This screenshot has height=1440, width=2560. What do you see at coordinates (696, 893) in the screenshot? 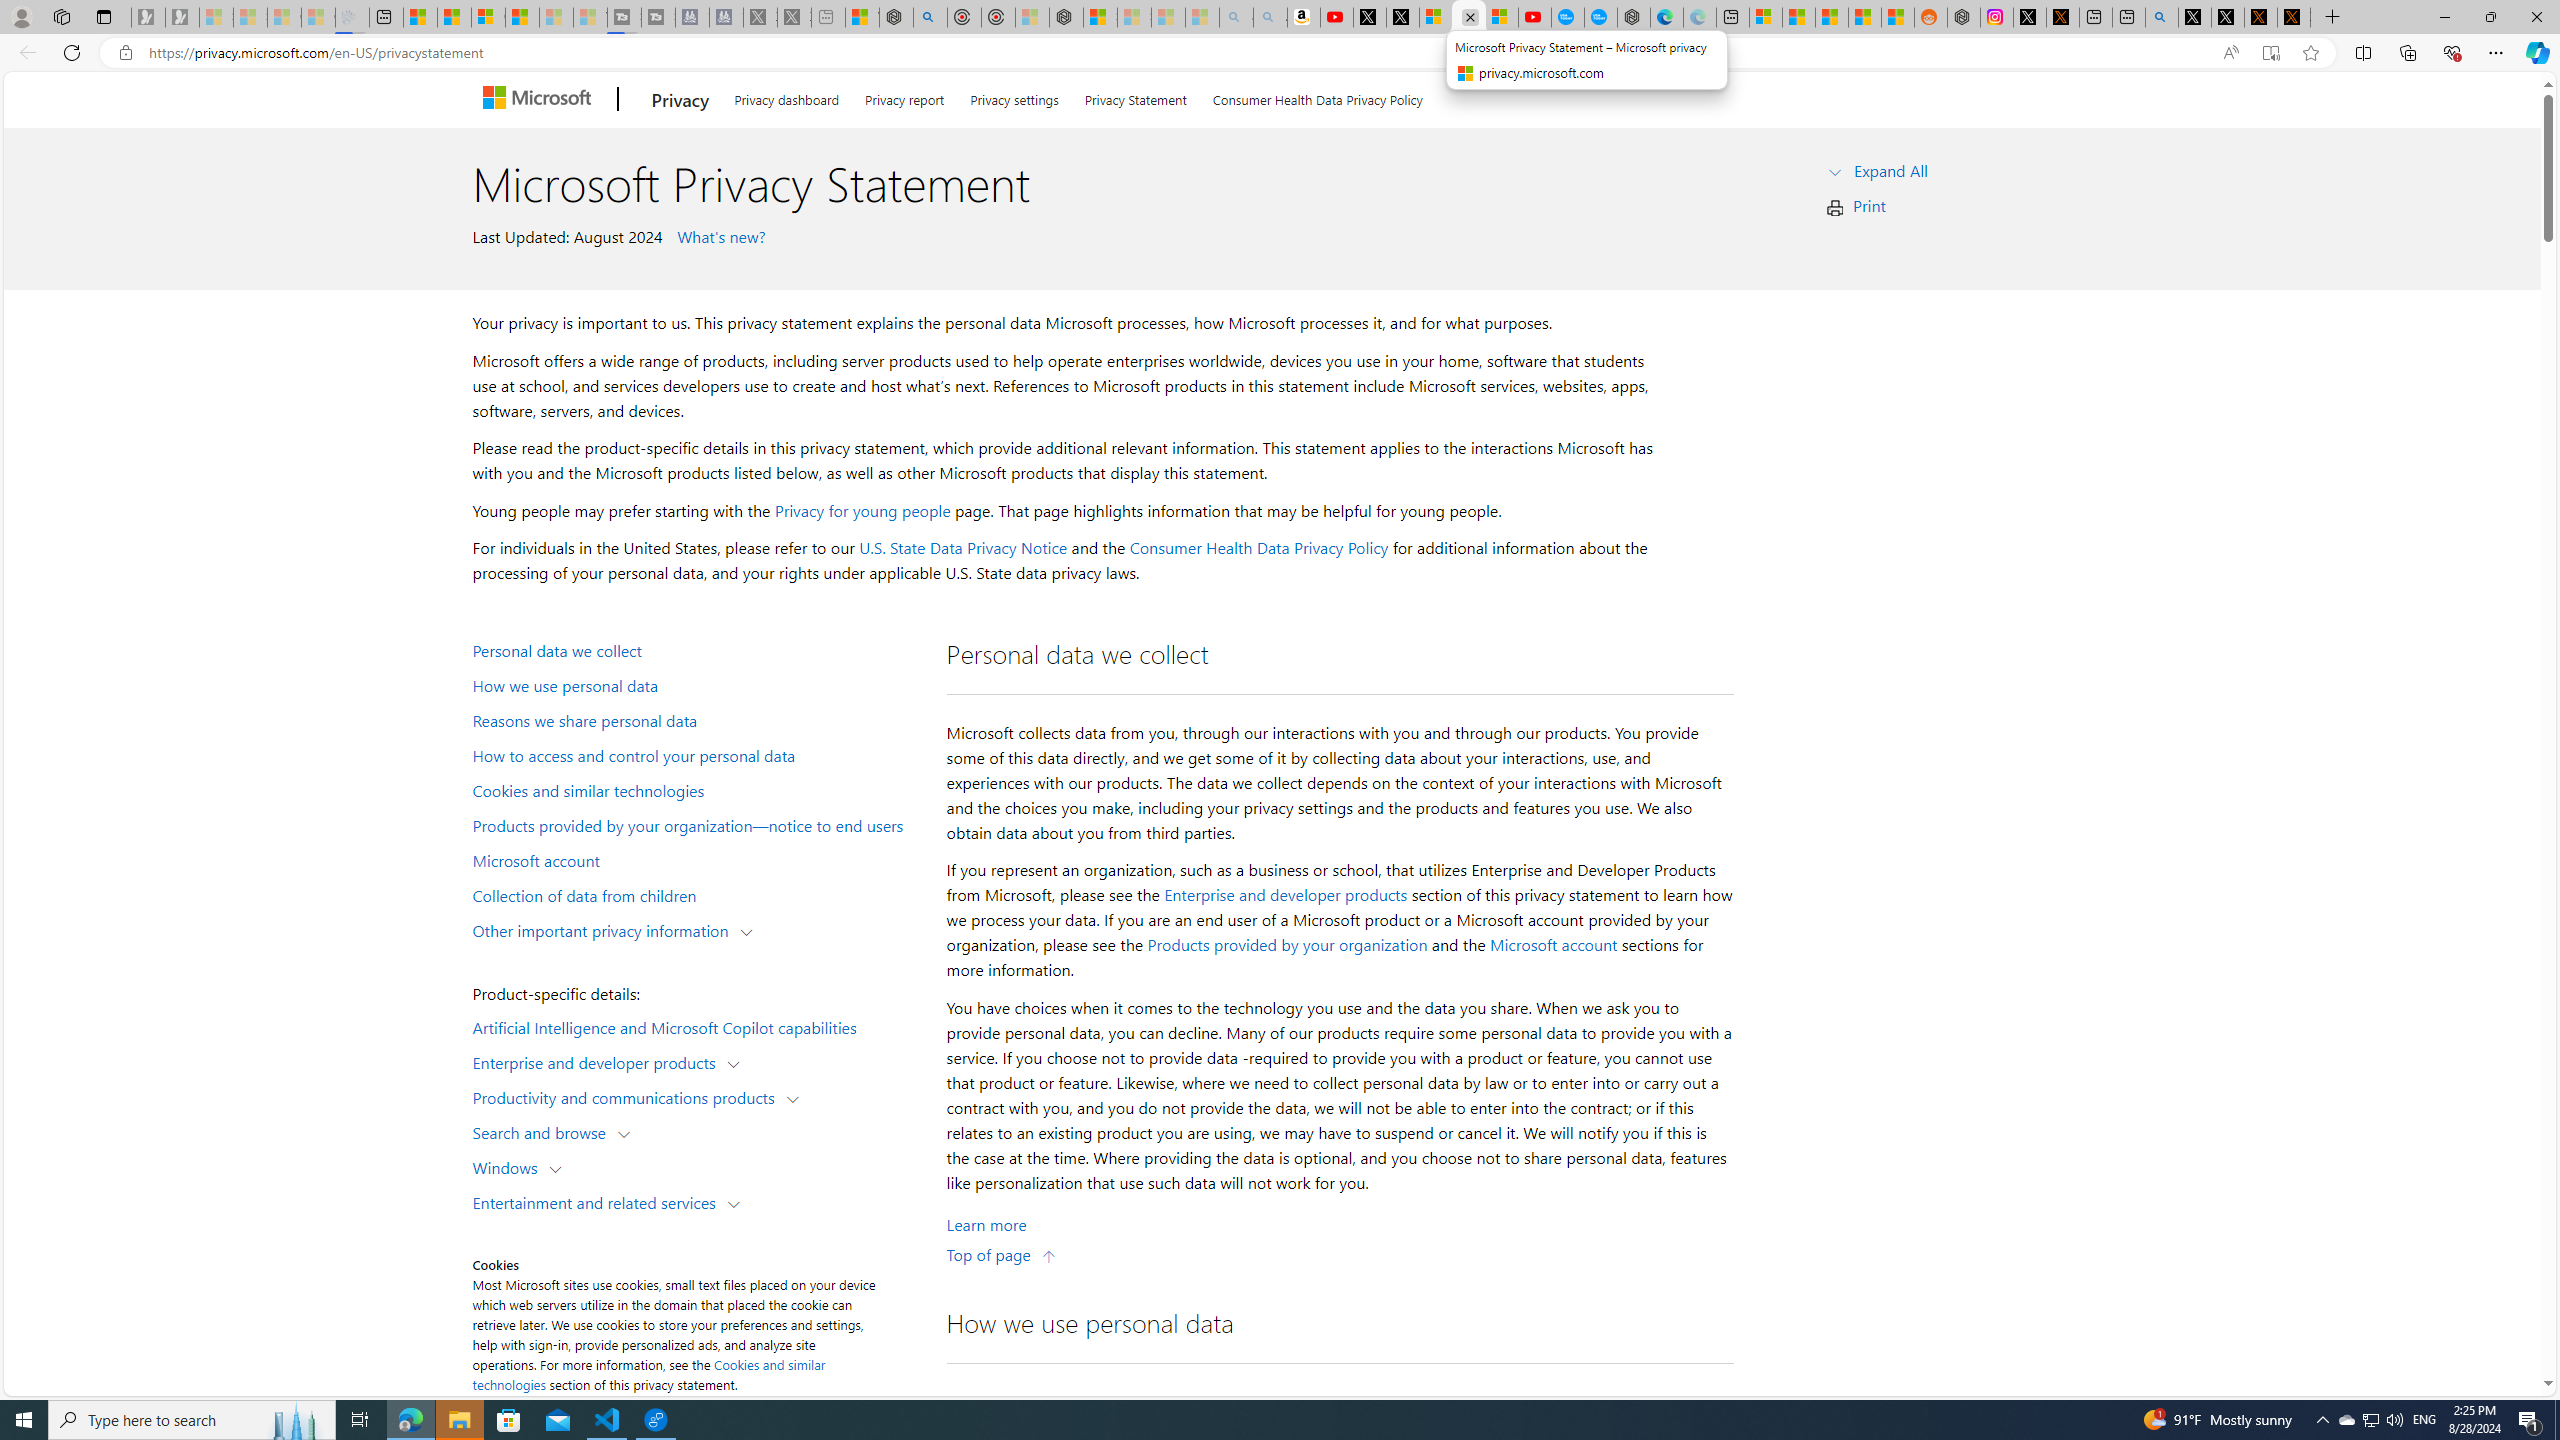
I see `'Collection of data from children'` at bounding box center [696, 893].